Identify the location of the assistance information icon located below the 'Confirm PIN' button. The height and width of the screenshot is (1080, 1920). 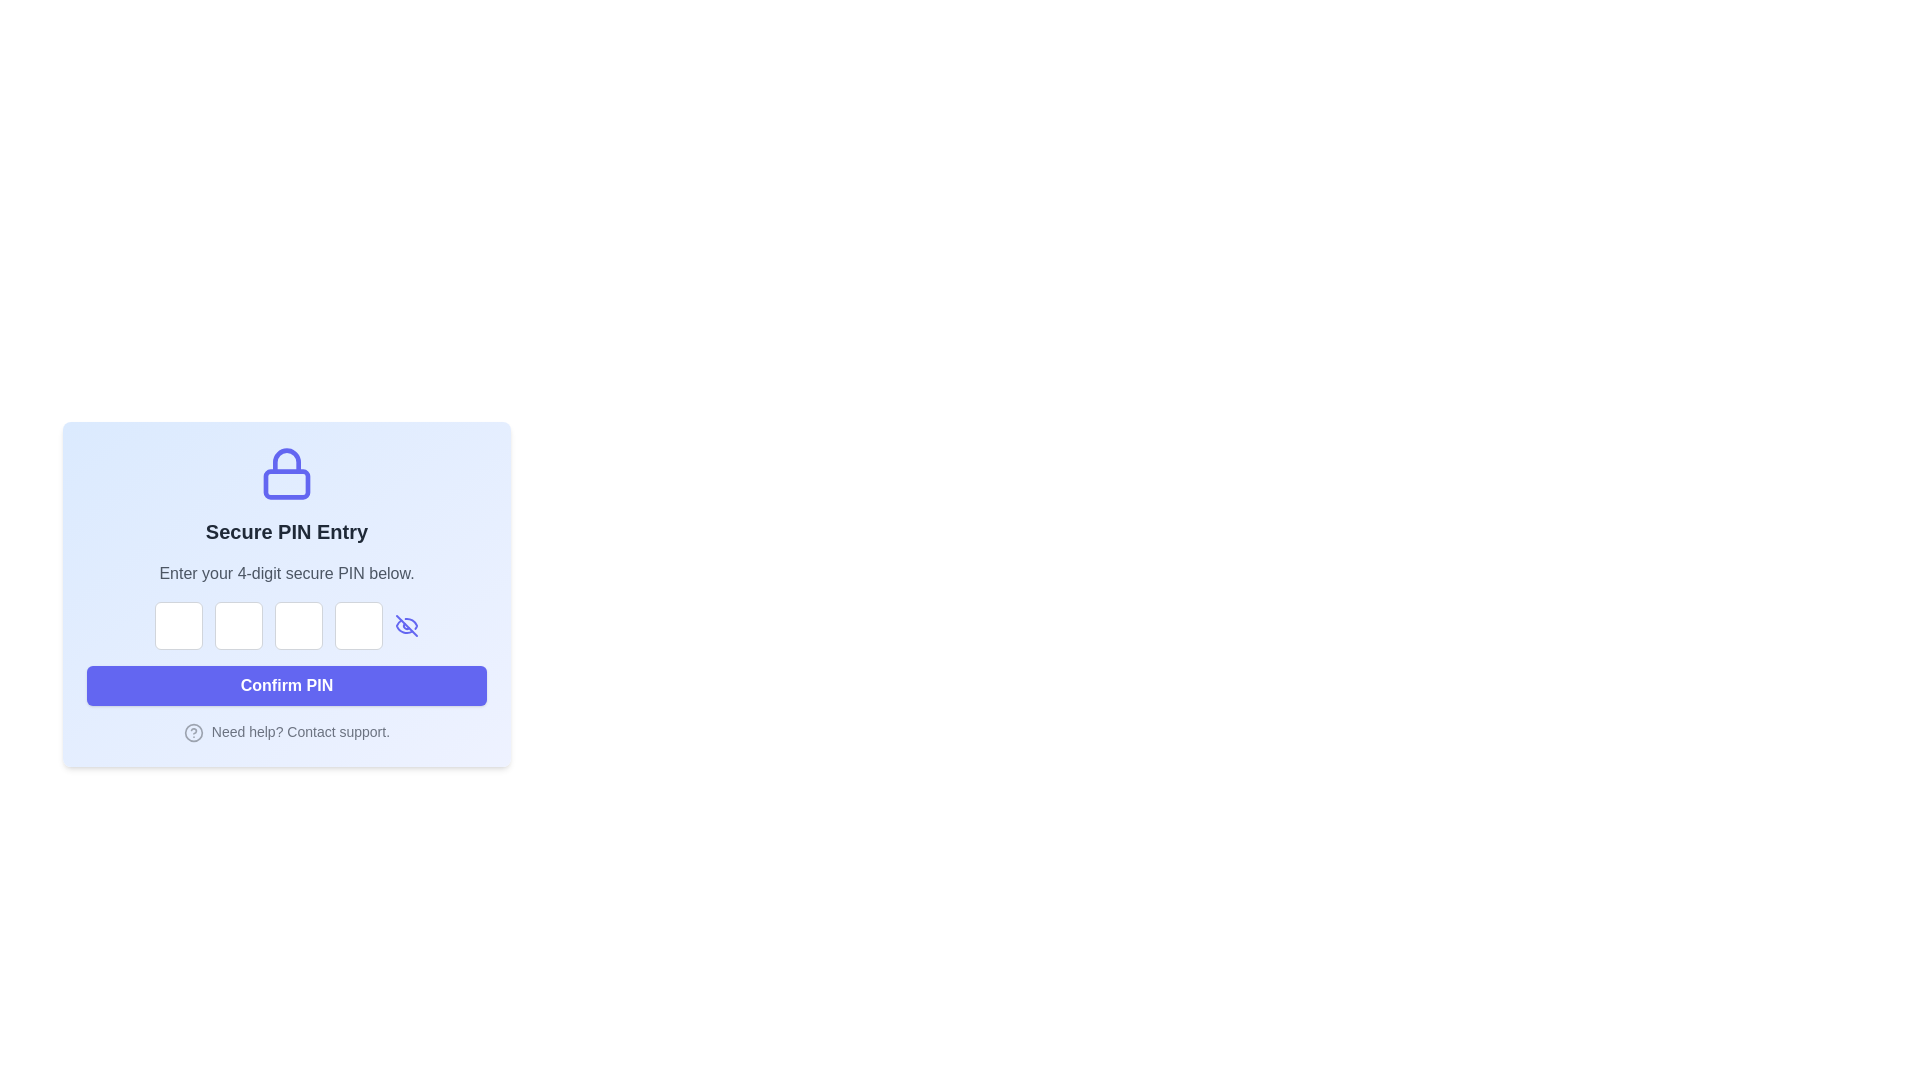
(286, 732).